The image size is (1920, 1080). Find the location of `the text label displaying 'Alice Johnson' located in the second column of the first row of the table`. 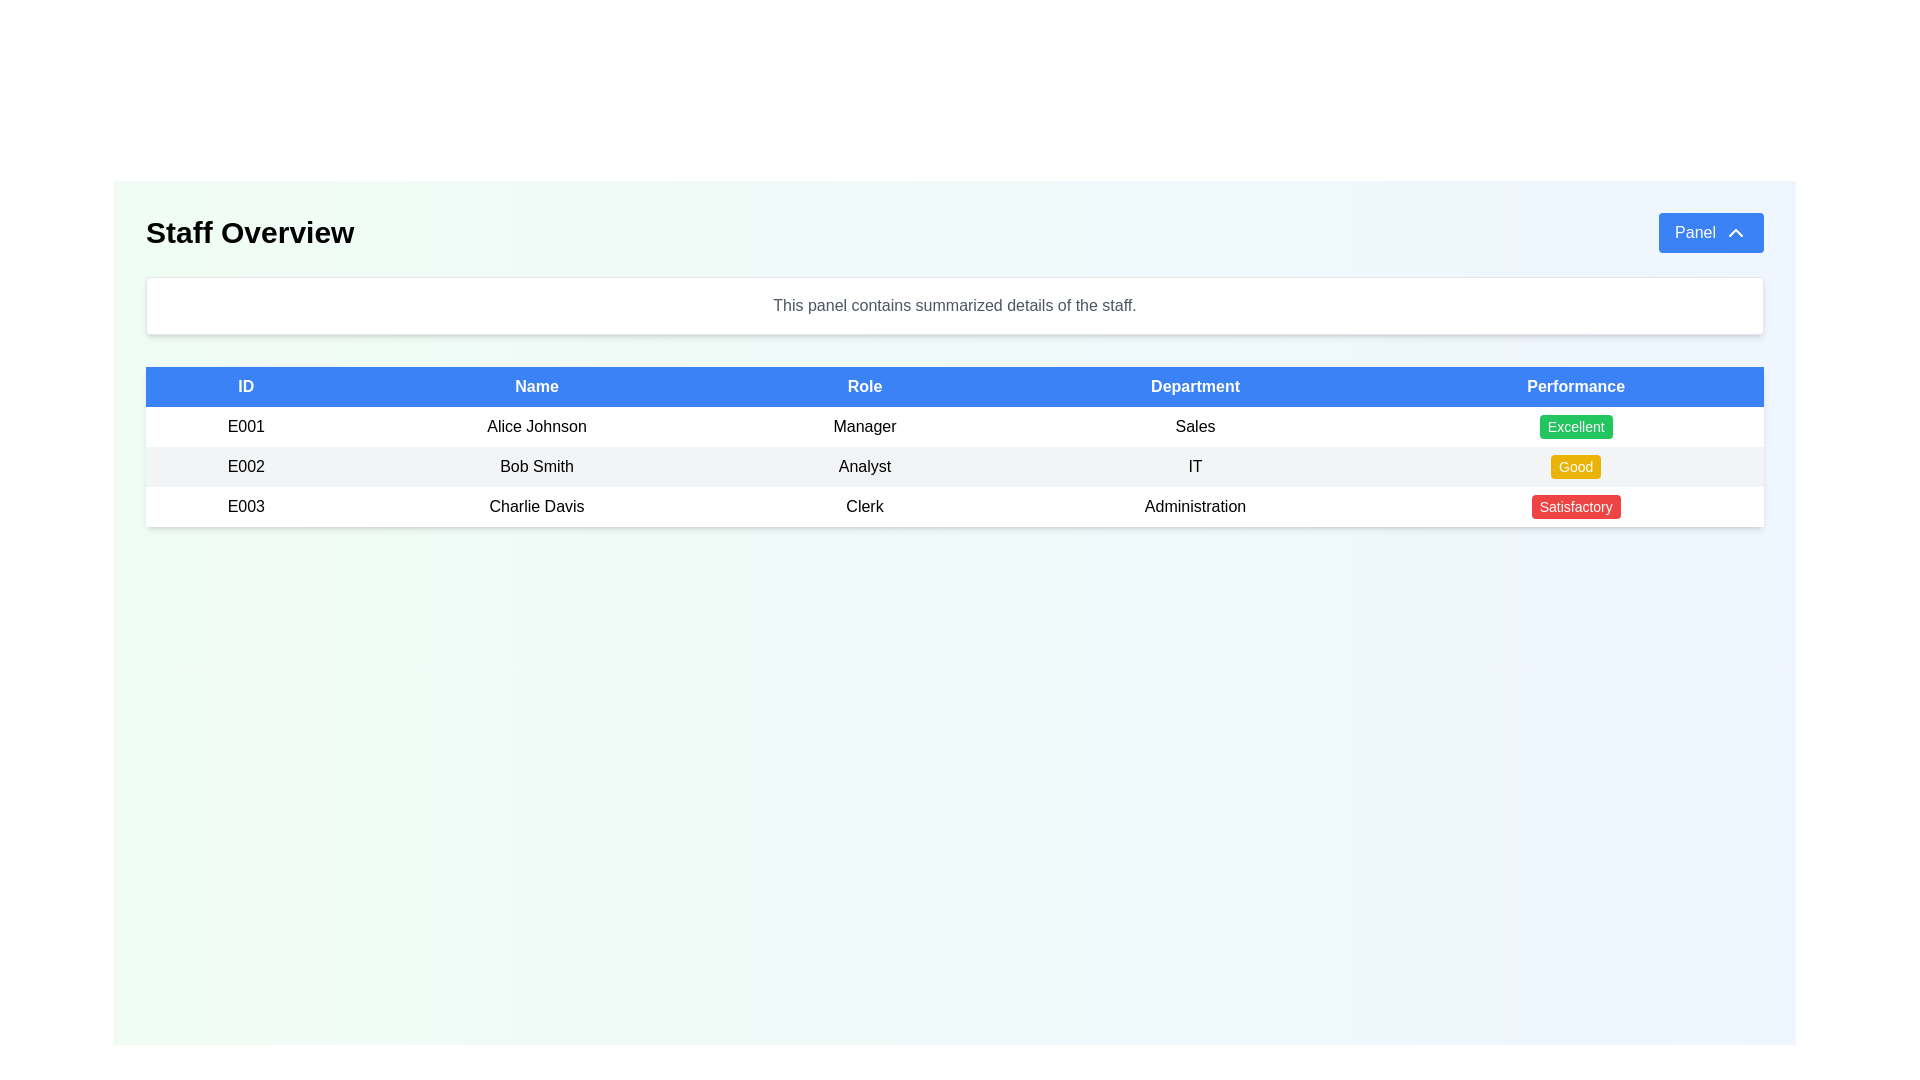

the text label displaying 'Alice Johnson' located in the second column of the first row of the table is located at coordinates (537, 426).